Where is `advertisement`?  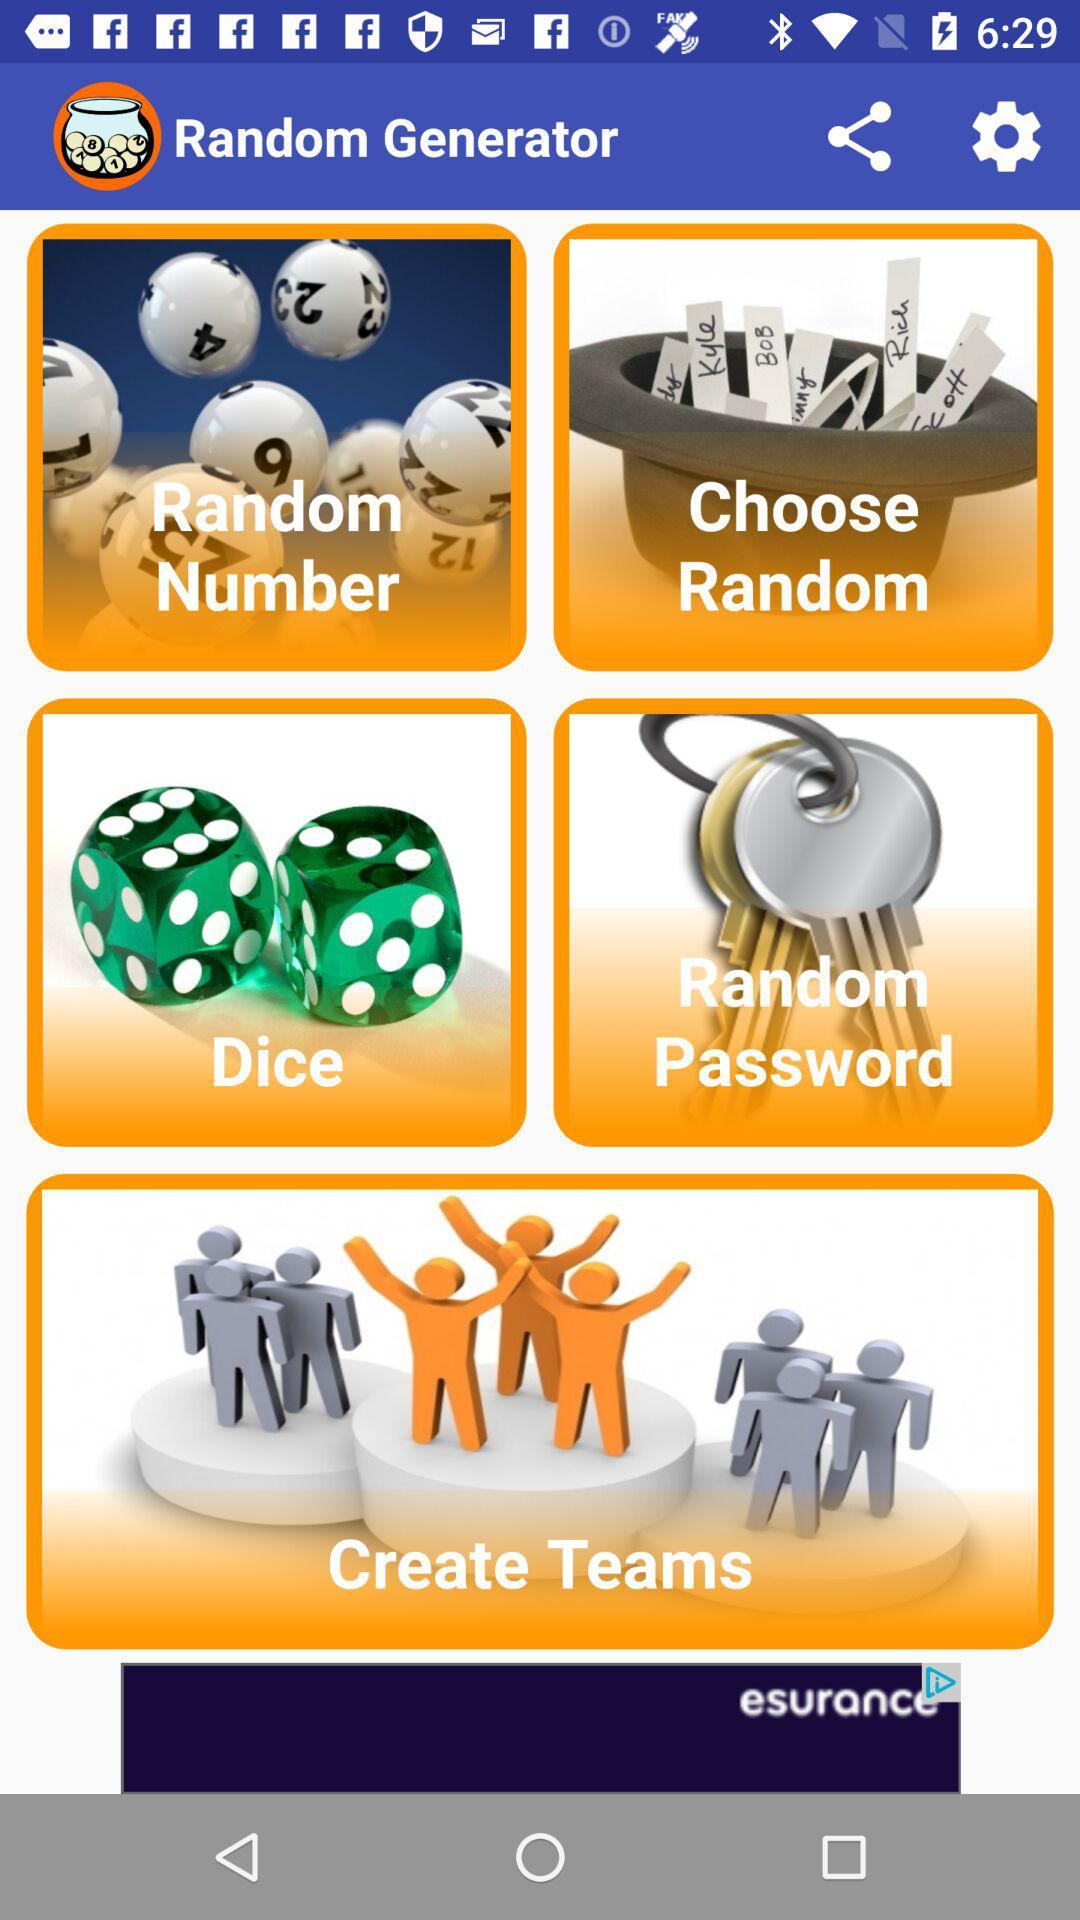
advertisement is located at coordinates (540, 1727).